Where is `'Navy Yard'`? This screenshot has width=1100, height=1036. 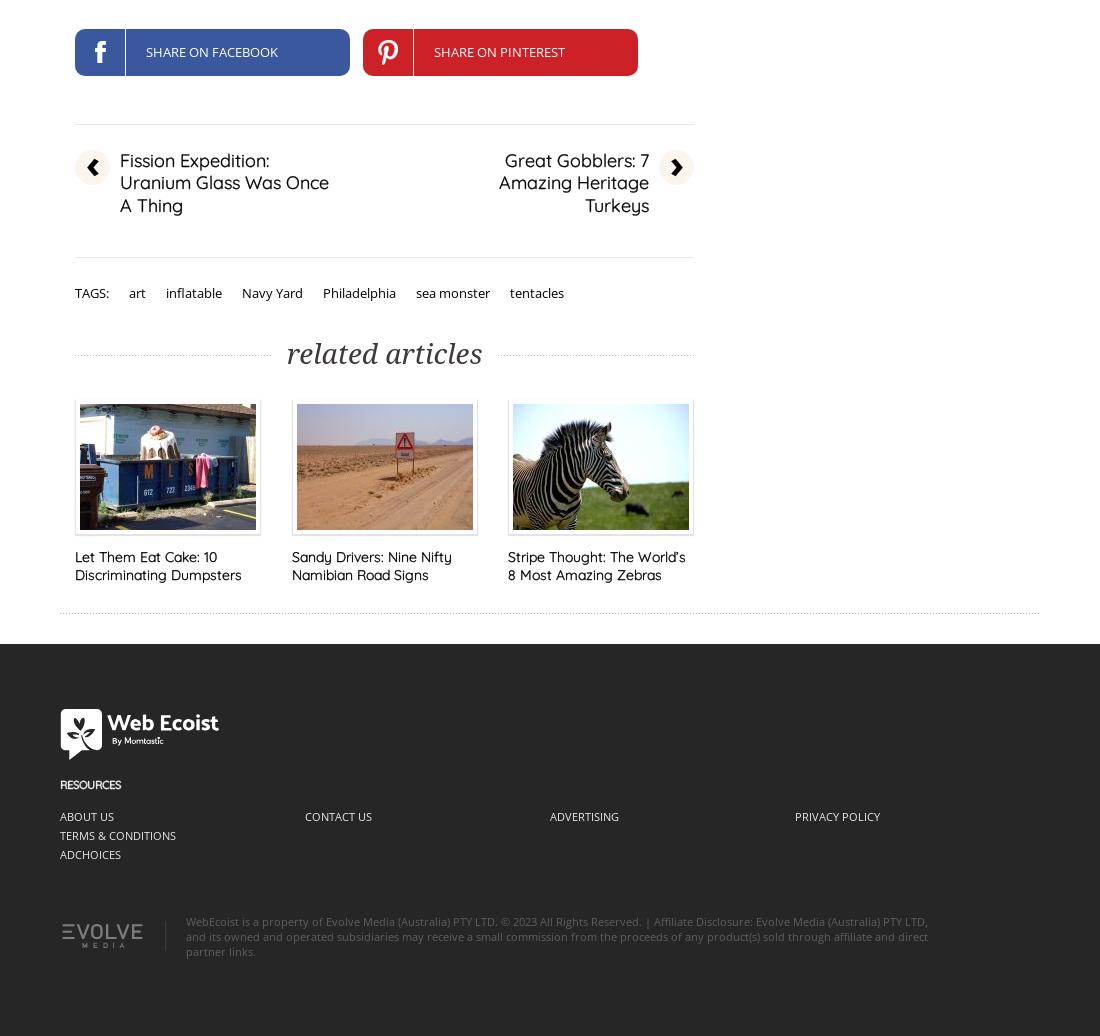
'Navy Yard' is located at coordinates (272, 292).